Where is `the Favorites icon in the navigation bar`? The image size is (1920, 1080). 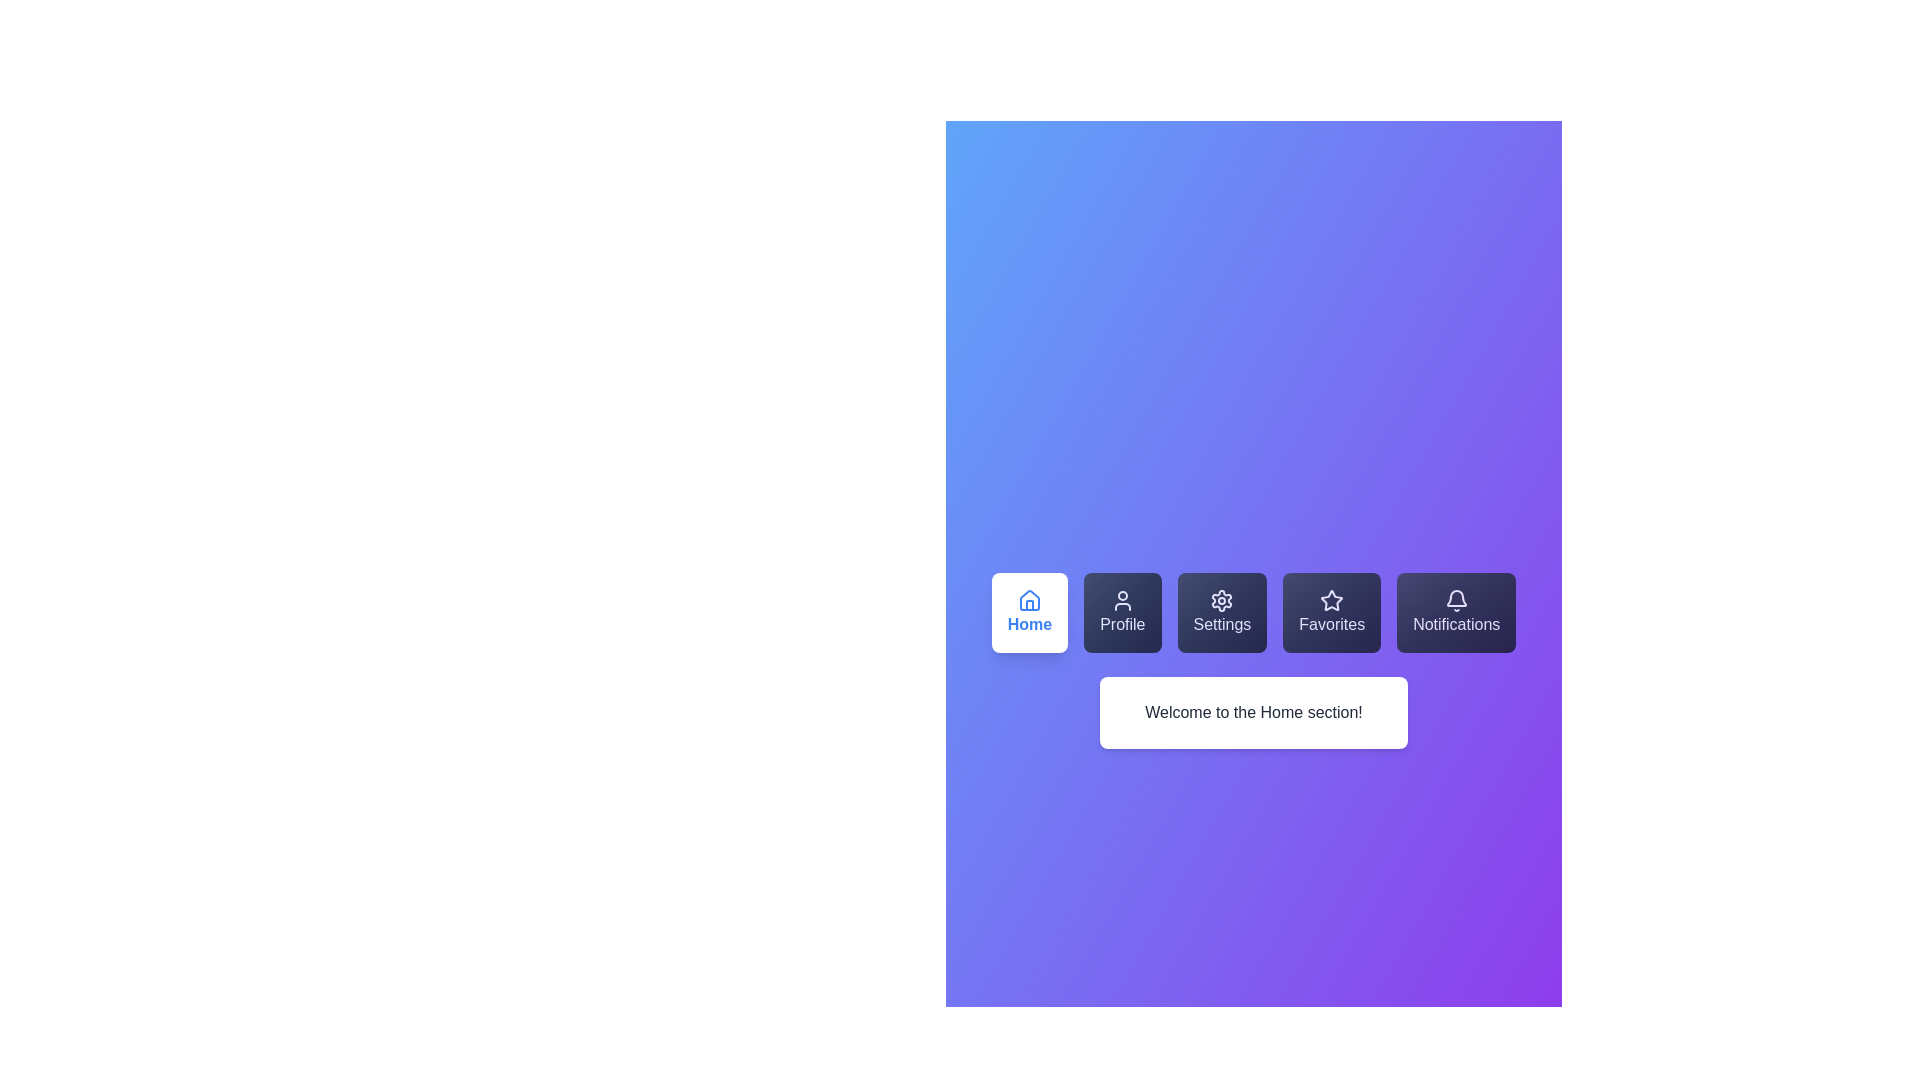 the Favorites icon in the navigation bar is located at coordinates (1332, 599).